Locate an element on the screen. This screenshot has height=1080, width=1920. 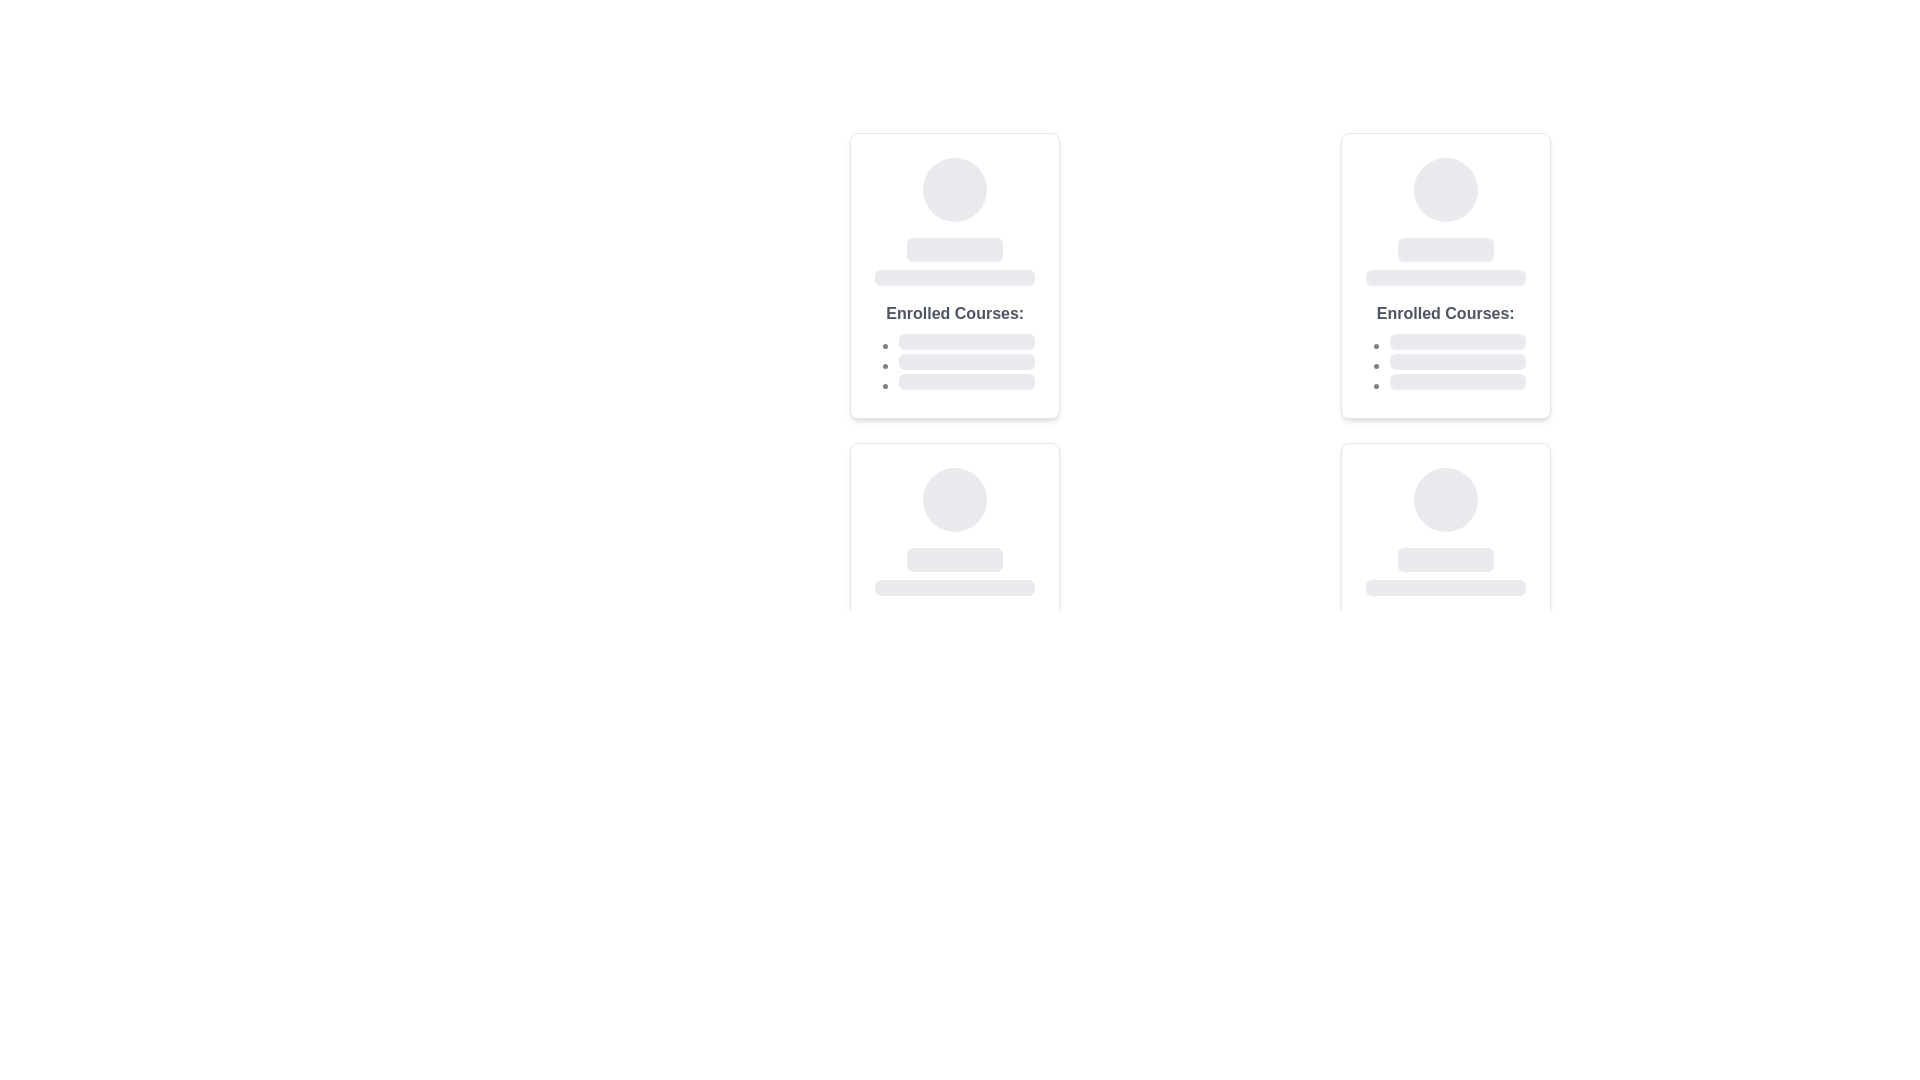
the content of the card titled 'Enrolled Courses:' which is located in the top-left position of the grid layout is located at coordinates (954, 276).